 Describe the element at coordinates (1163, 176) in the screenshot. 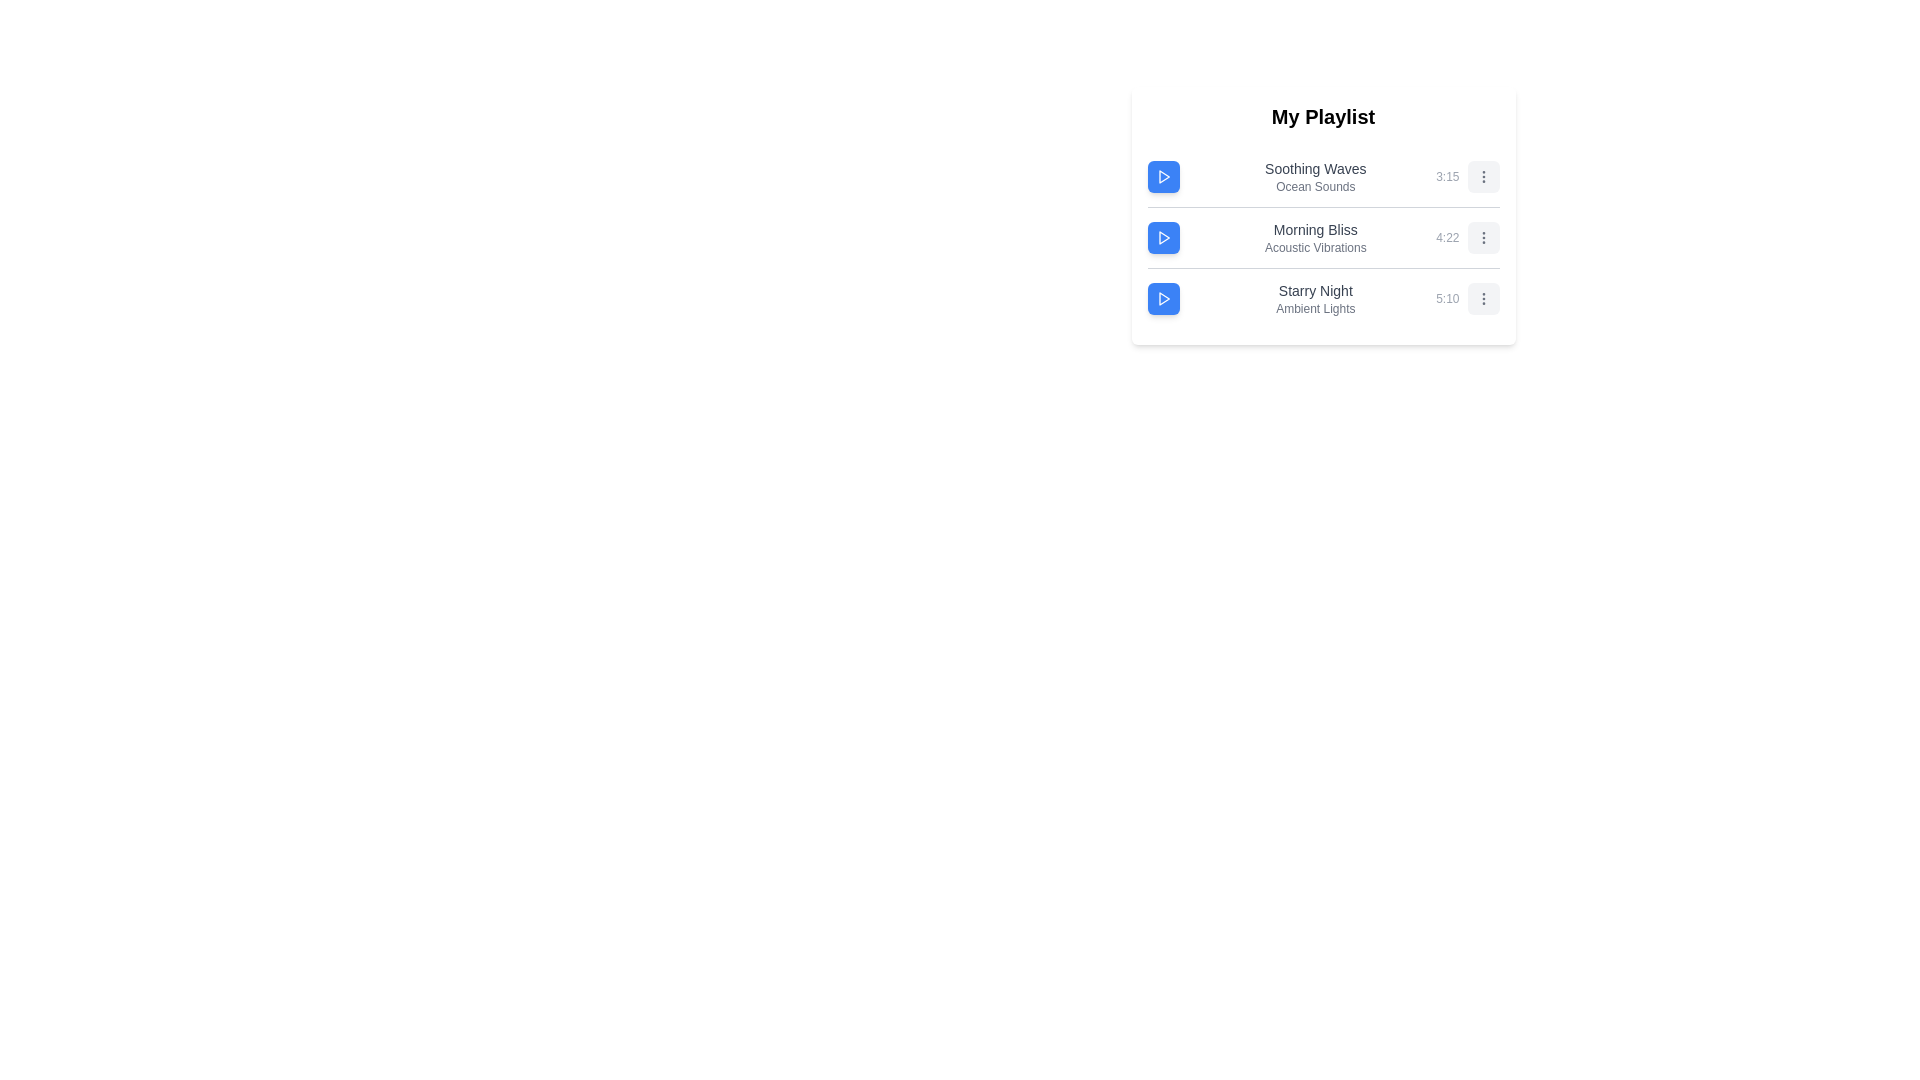

I see `the triangular play button located in the top-left corner of the first item in the playlist to initiate playback of the audio track` at that location.